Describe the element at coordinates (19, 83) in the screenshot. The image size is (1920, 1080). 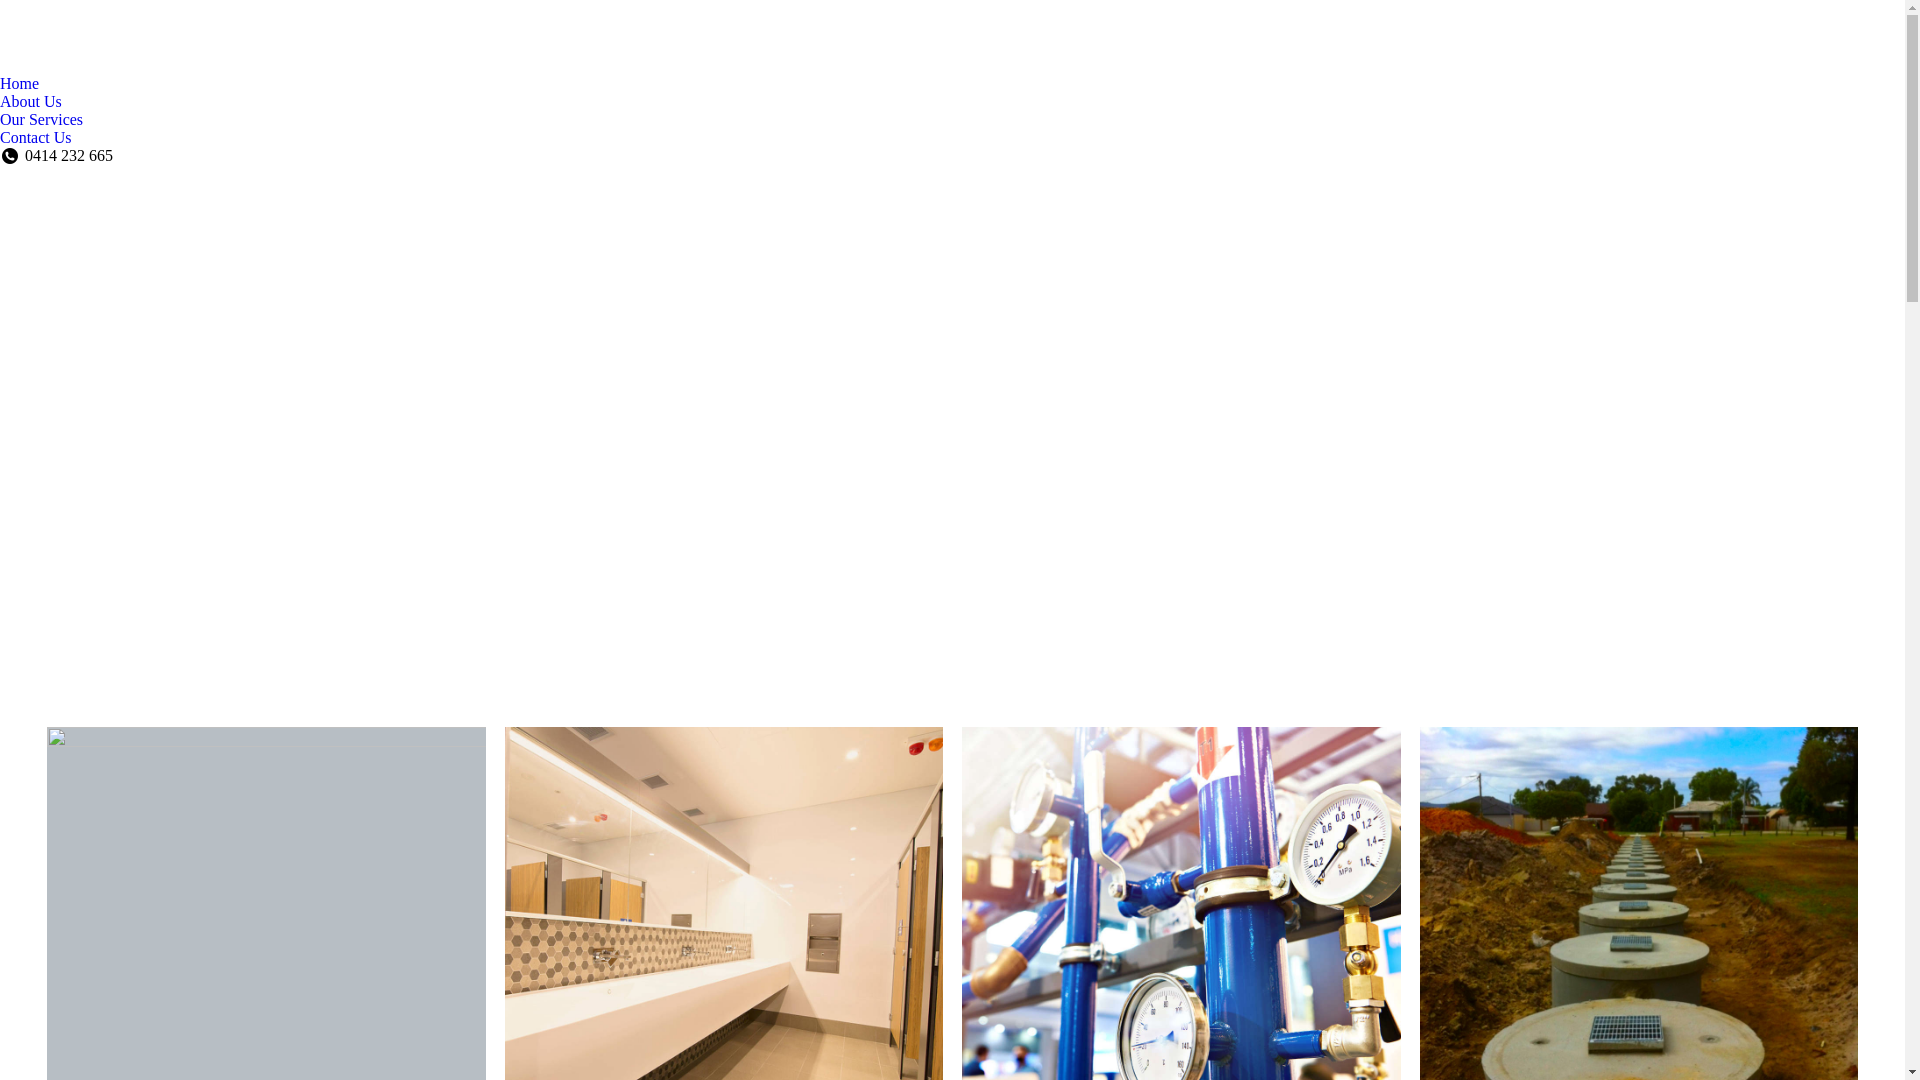
I see `'Home'` at that location.